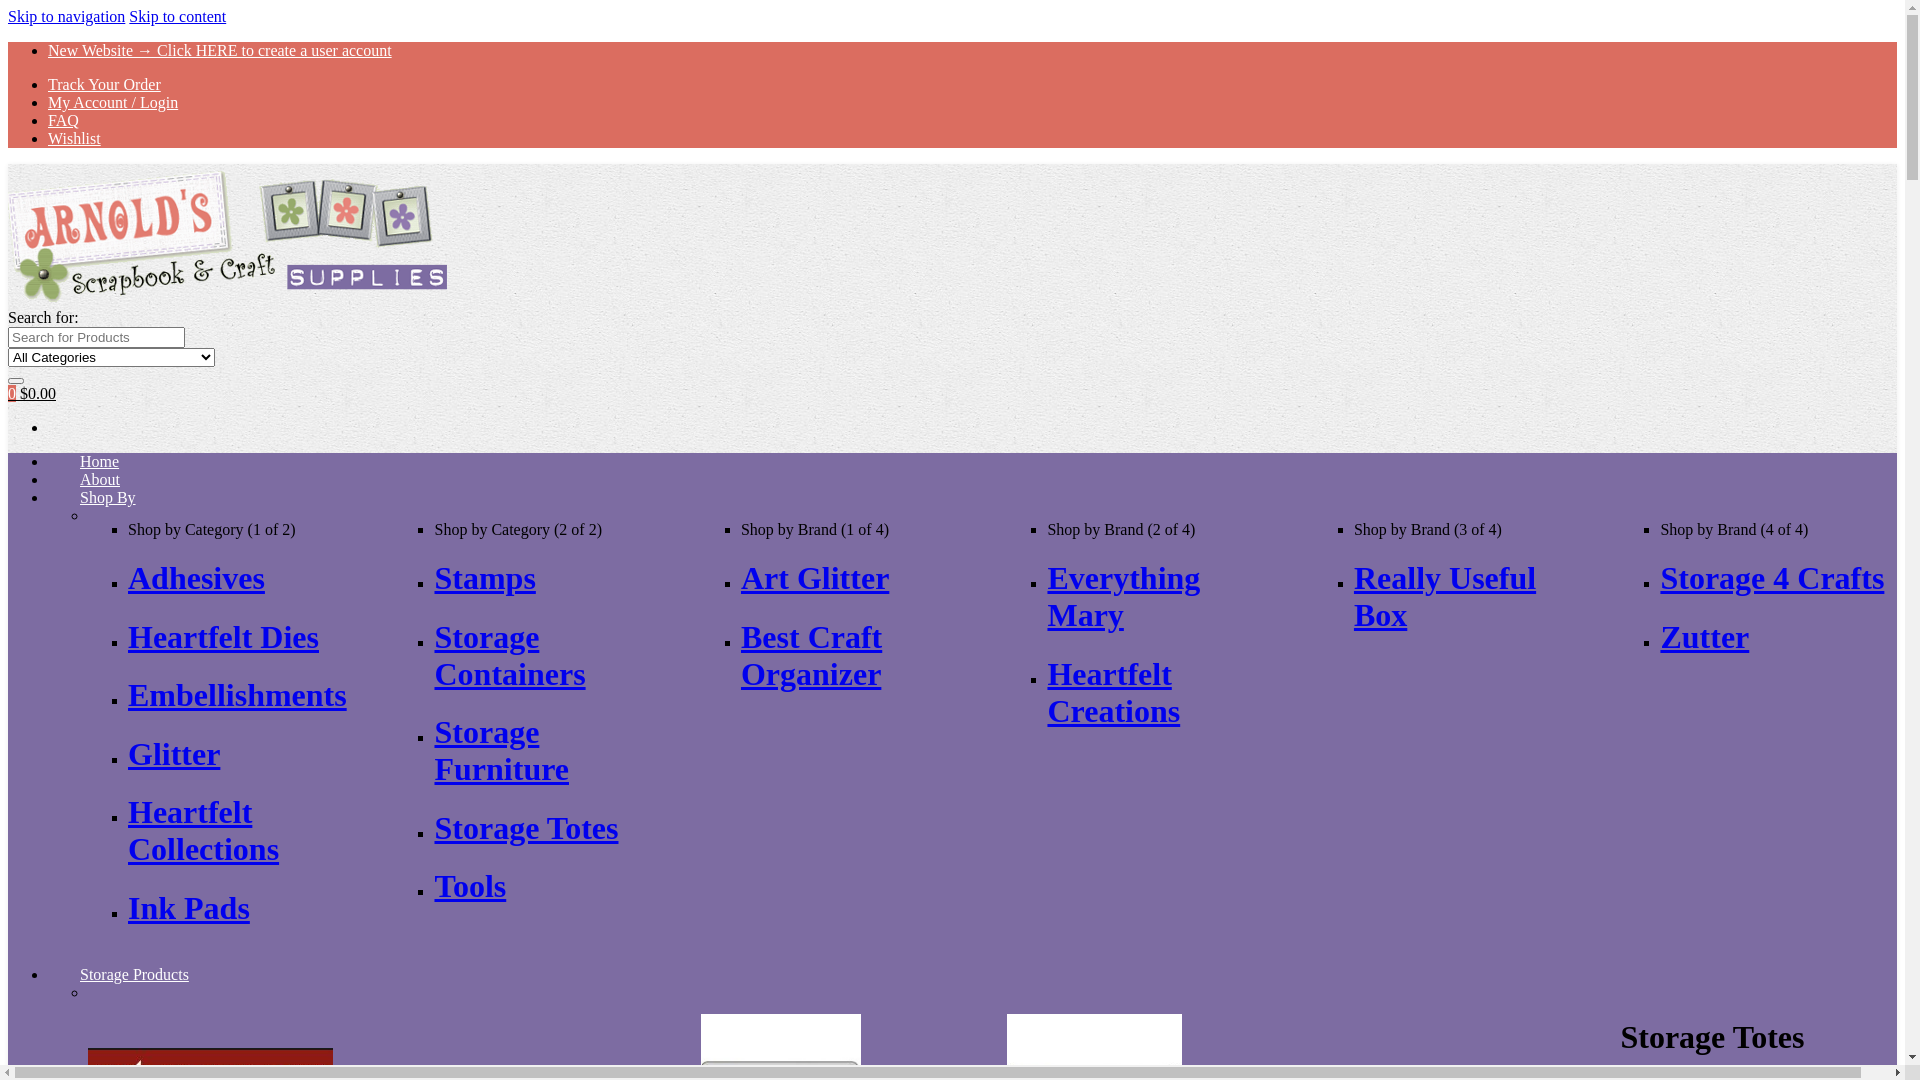 The image size is (1920, 1080). Describe the element at coordinates (203, 830) in the screenshot. I see `'Heartfelt Collections'` at that location.